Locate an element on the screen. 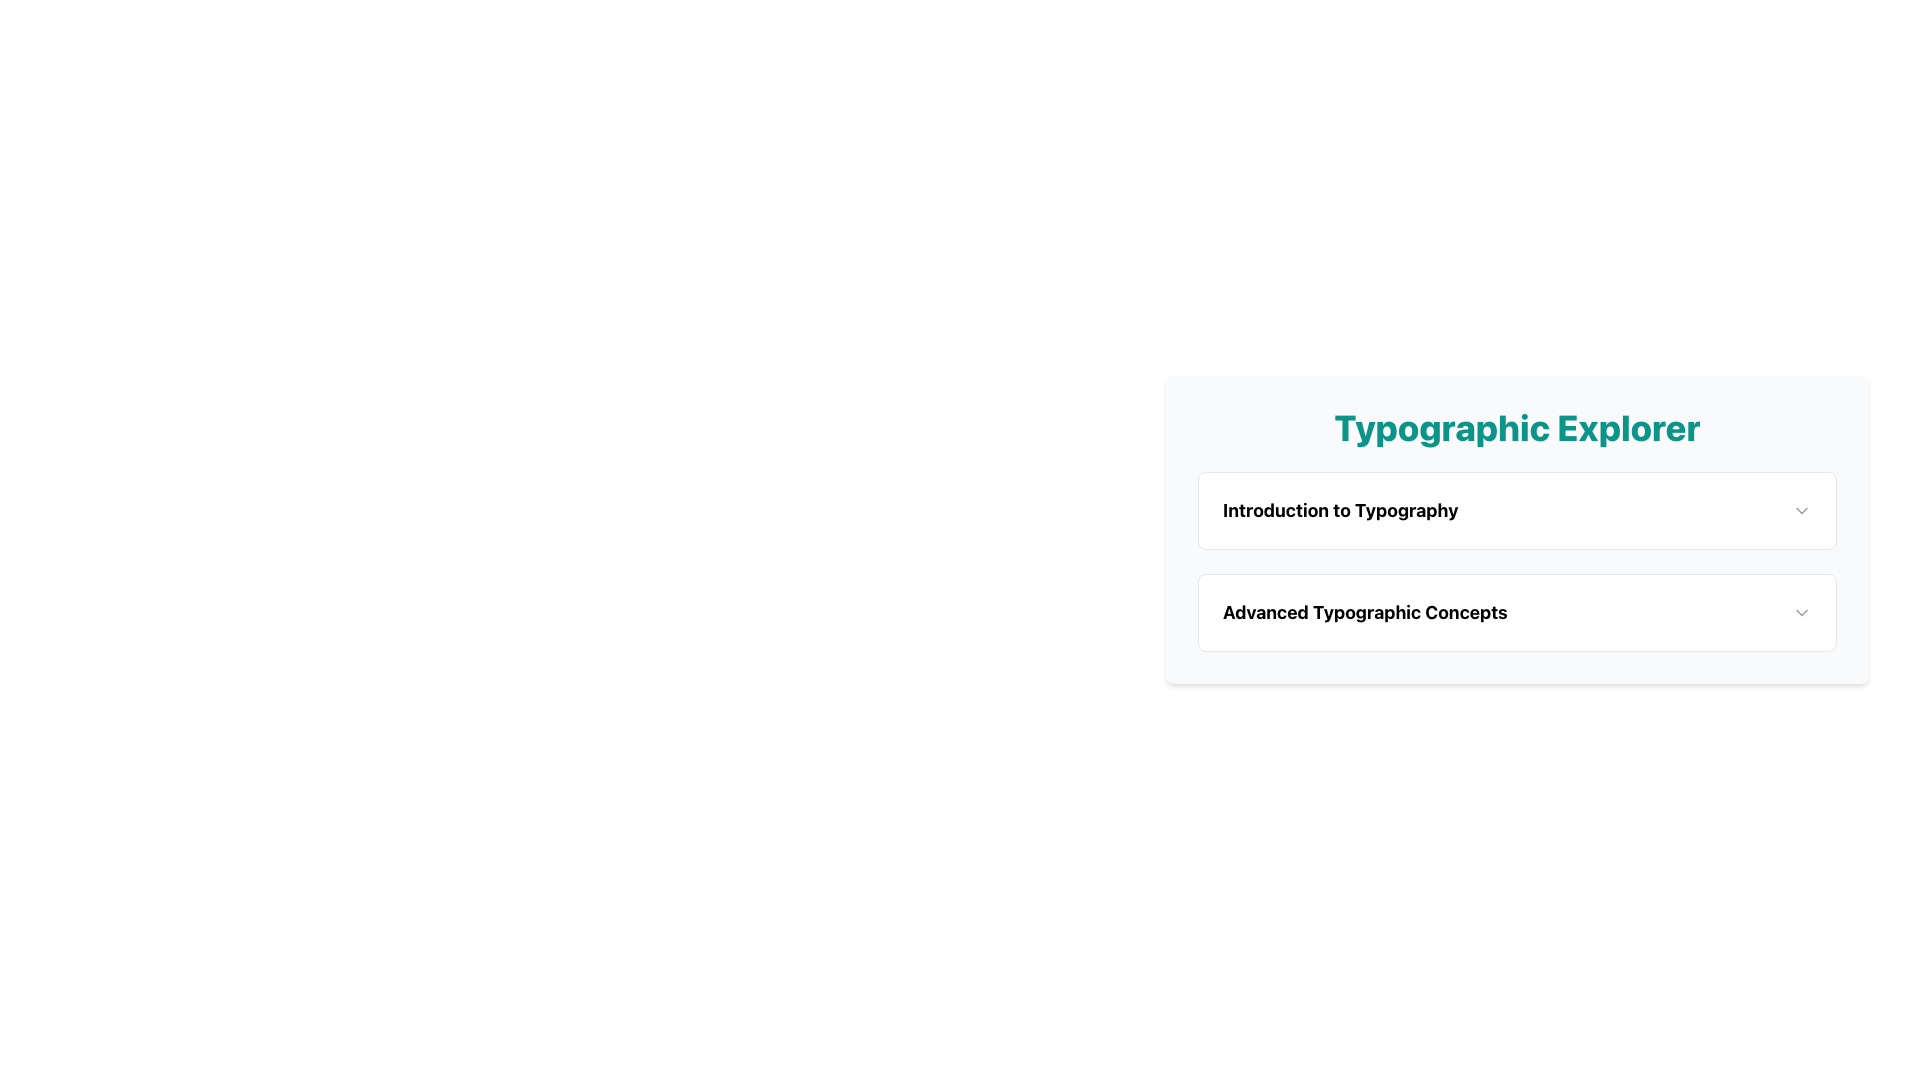 Image resolution: width=1920 pixels, height=1080 pixels. the 'Advanced Typographic Concepts' dropdown menu item is located at coordinates (1517, 612).